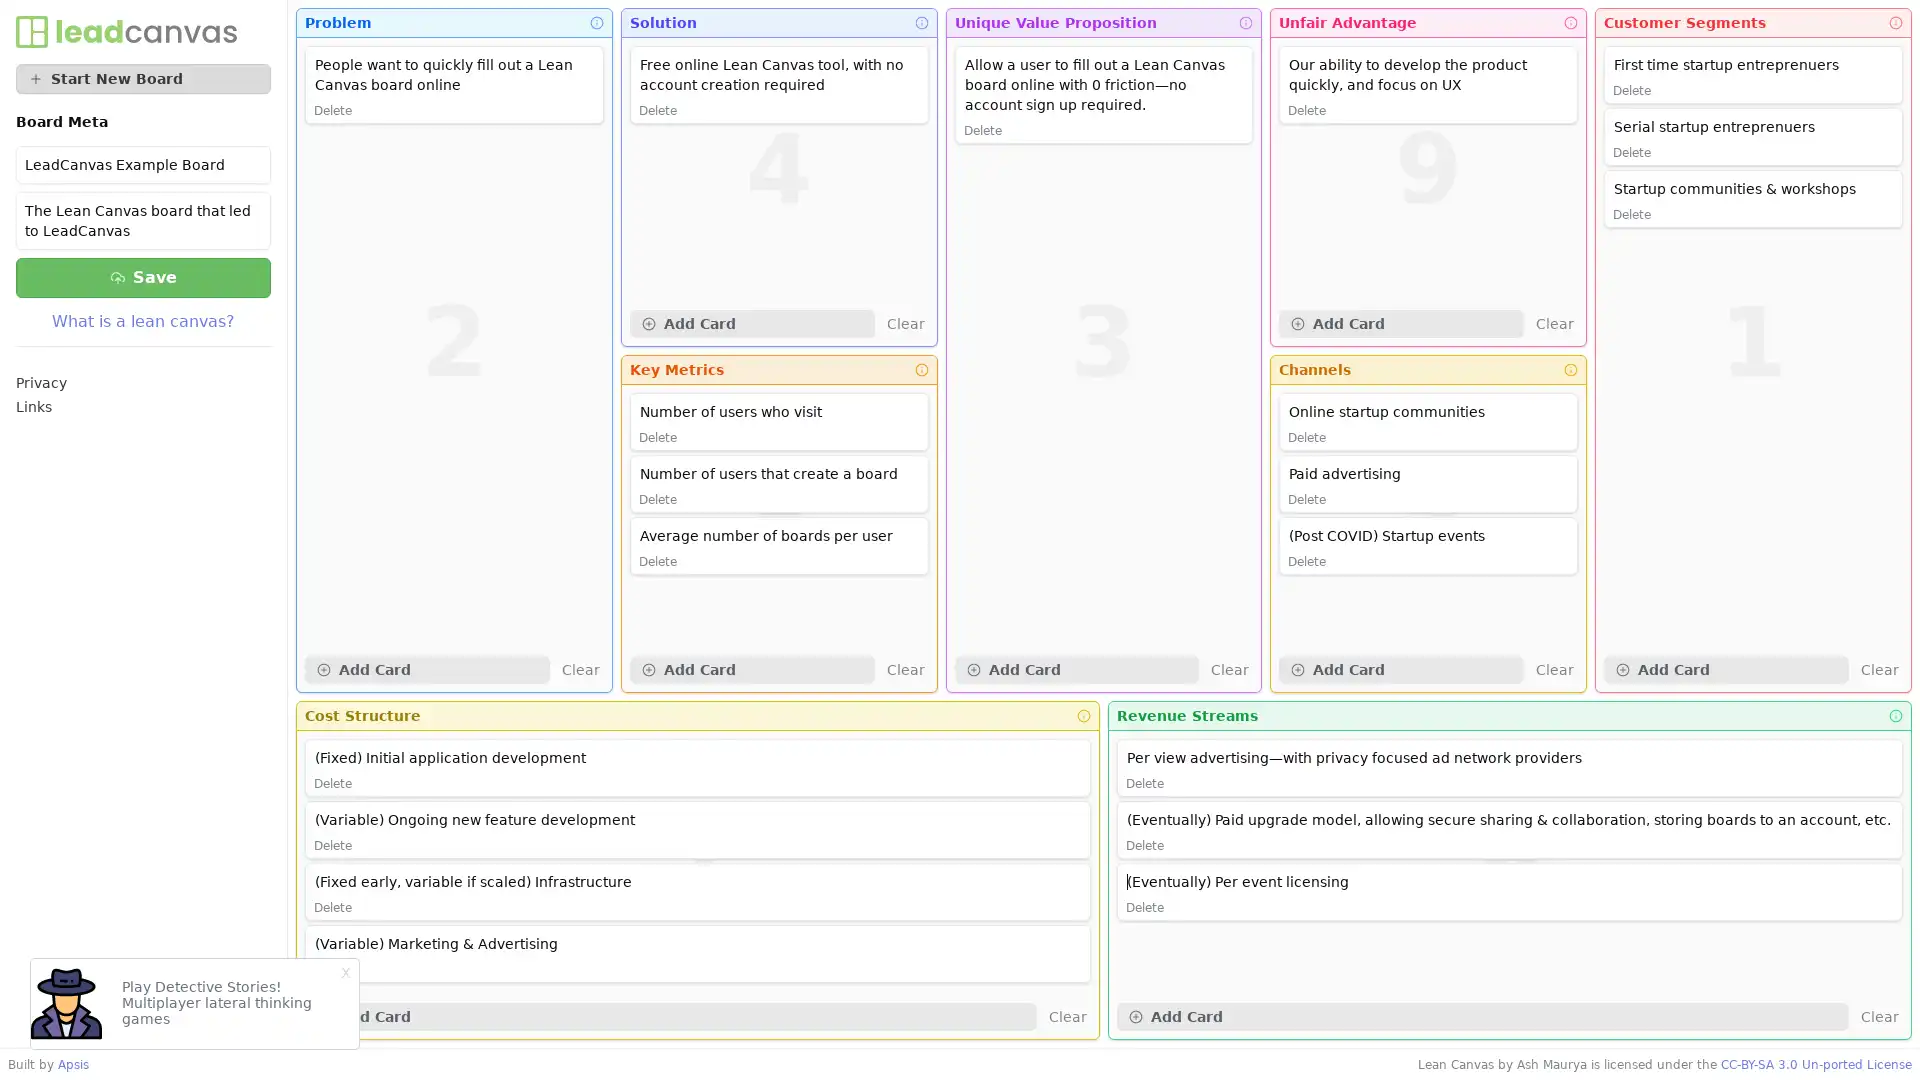 The width and height of the screenshot is (1920, 1080). What do you see at coordinates (657, 497) in the screenshot?
I see `Delete` at bounding box center [657, 497].